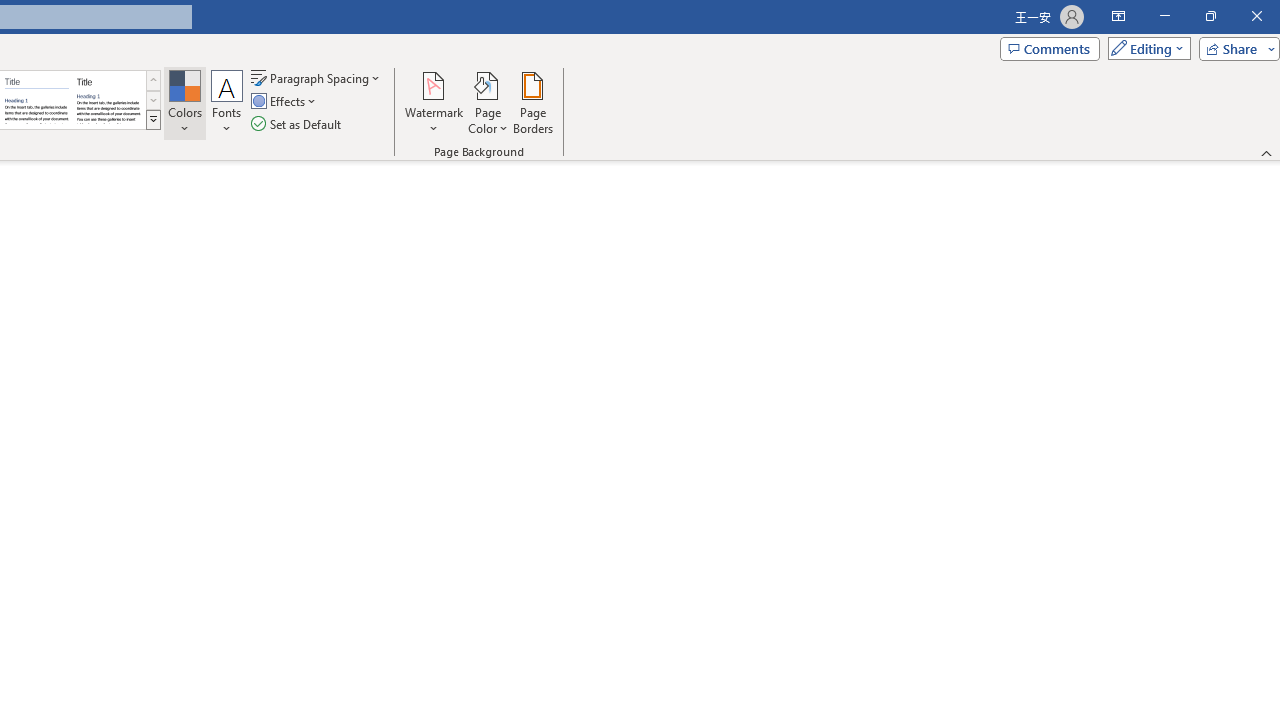 This screenshot has width=1280, height=720. Describe the element at coordinates (284, 101) in the screenshot. I see `'Effects'` at that location.